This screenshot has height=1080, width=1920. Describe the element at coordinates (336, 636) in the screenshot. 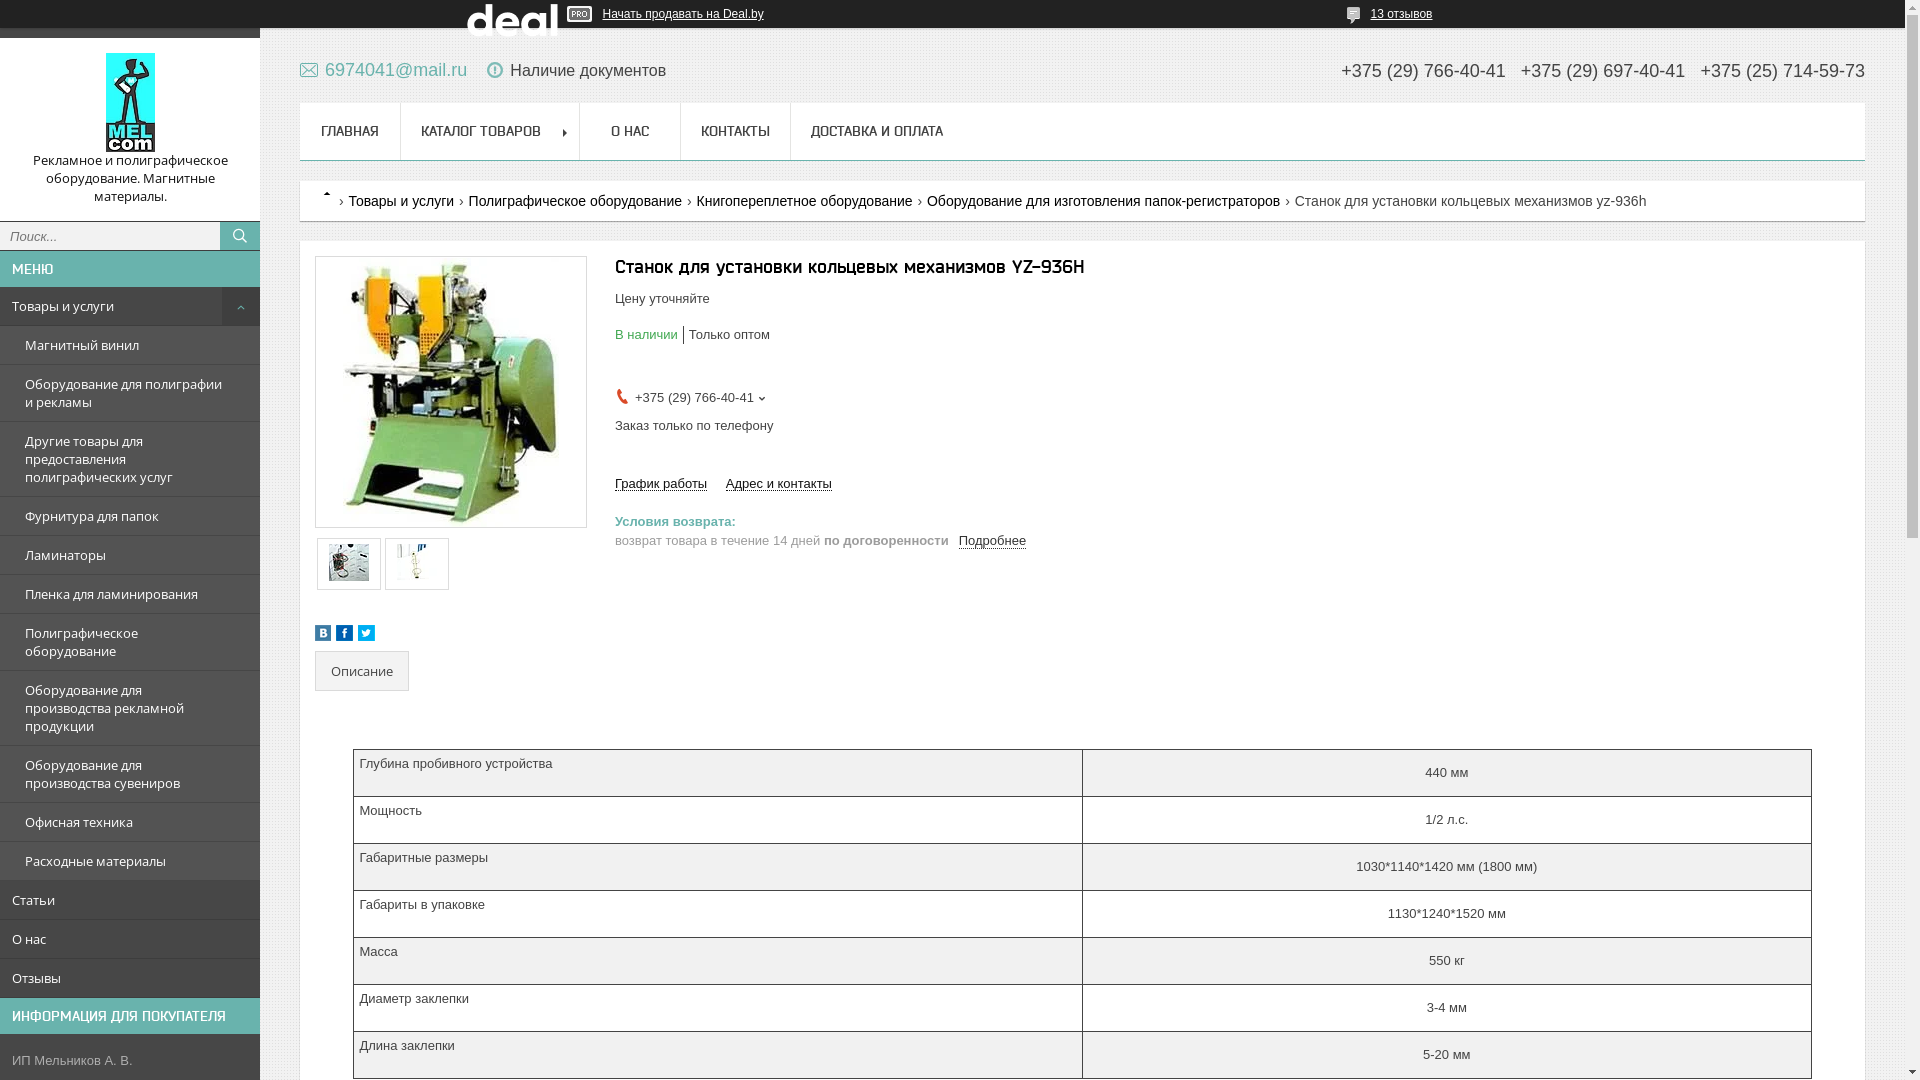

I see `'facebook'` at that location.